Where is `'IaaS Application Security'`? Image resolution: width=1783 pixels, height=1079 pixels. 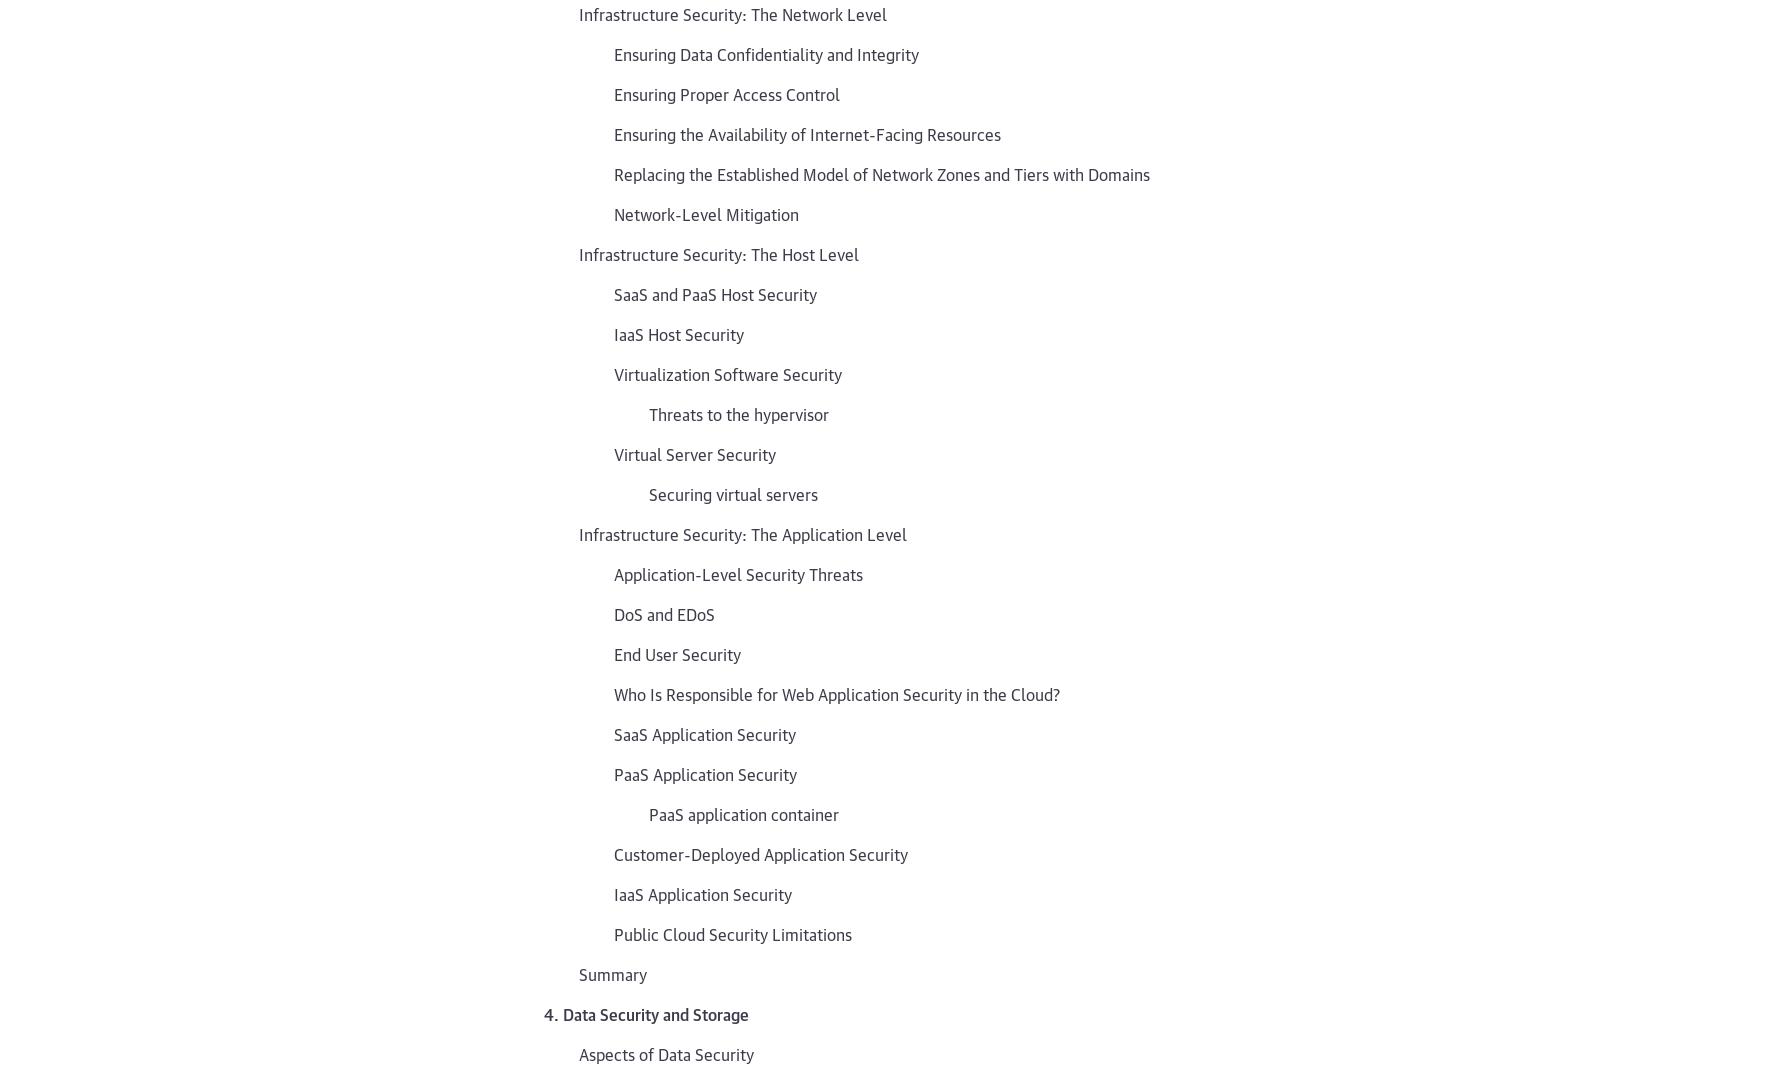 'IaaS Application Security' is located at coordinates (702, 891).